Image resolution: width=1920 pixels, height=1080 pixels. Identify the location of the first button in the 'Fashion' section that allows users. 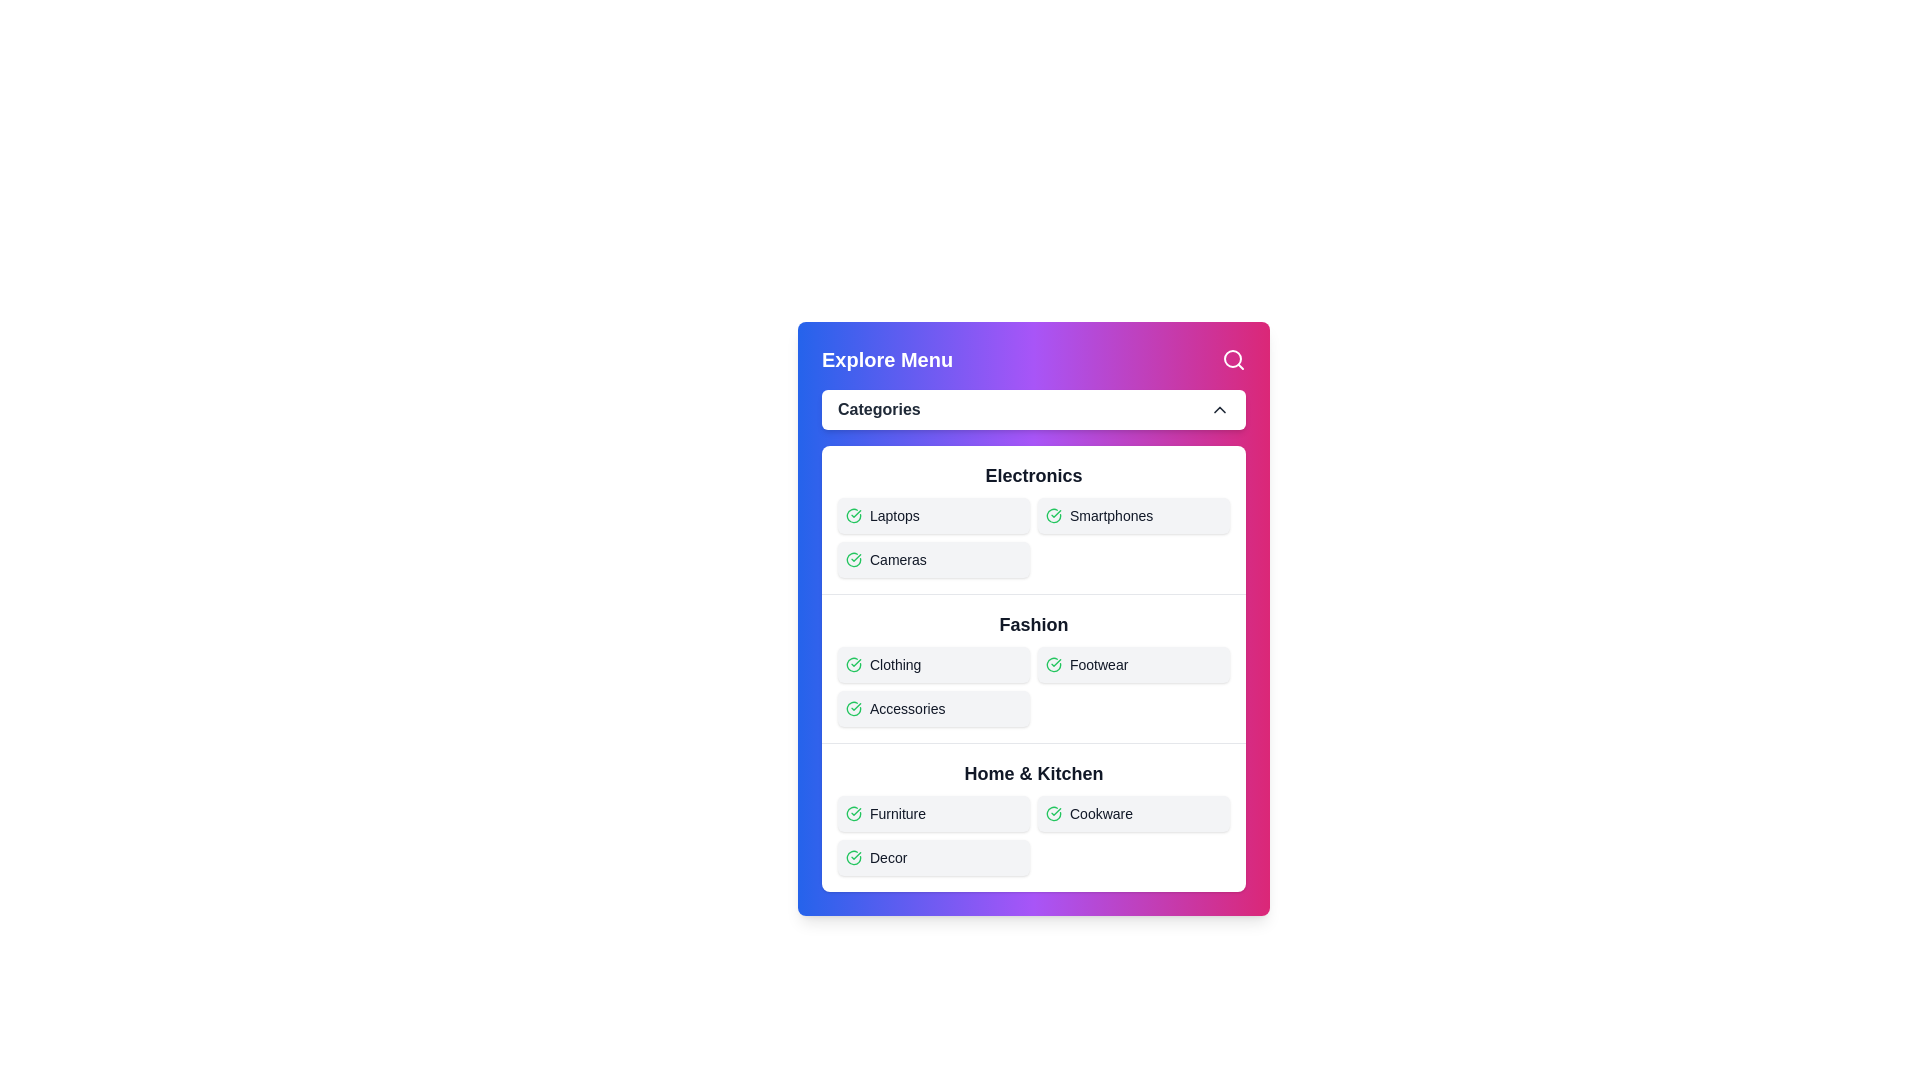
(933, 664).